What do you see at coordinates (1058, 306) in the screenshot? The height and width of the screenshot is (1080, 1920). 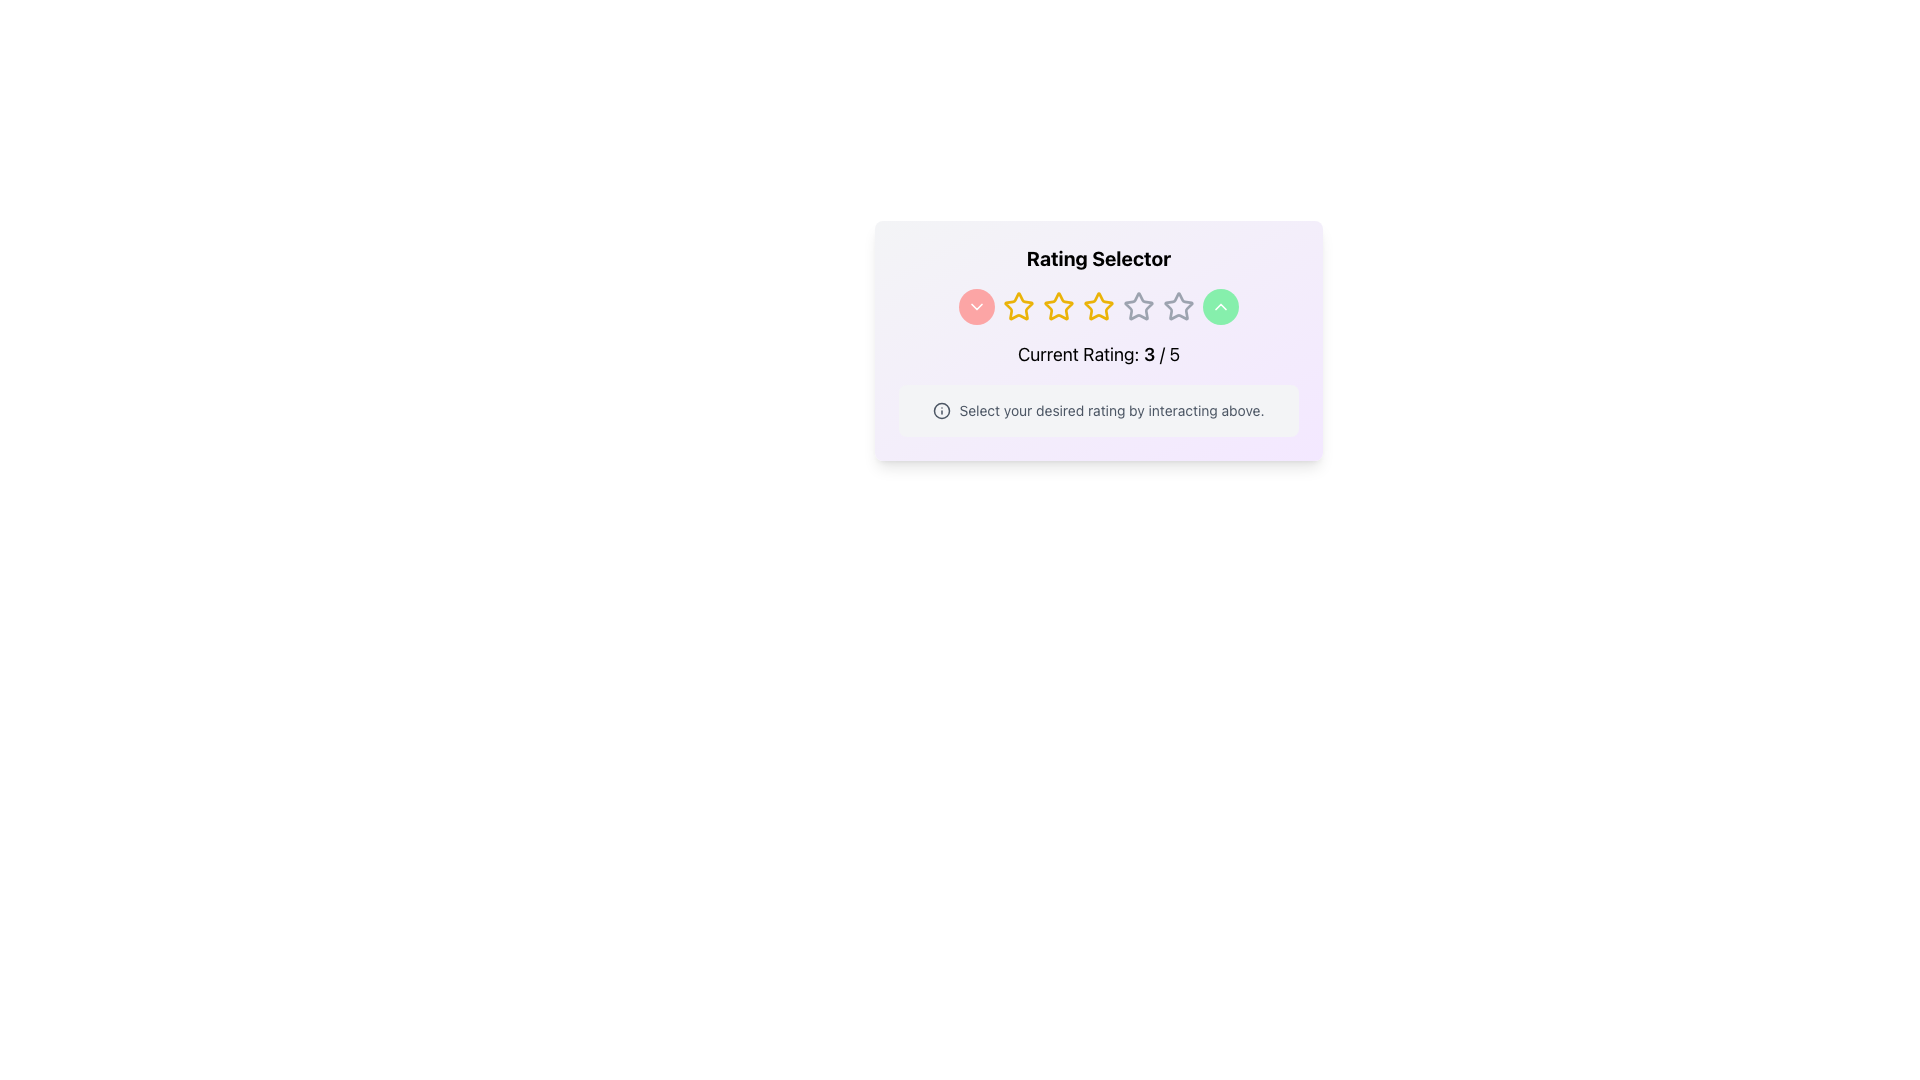 I see `the third yellow outlined star icon` at bounding box center [1058, 306].